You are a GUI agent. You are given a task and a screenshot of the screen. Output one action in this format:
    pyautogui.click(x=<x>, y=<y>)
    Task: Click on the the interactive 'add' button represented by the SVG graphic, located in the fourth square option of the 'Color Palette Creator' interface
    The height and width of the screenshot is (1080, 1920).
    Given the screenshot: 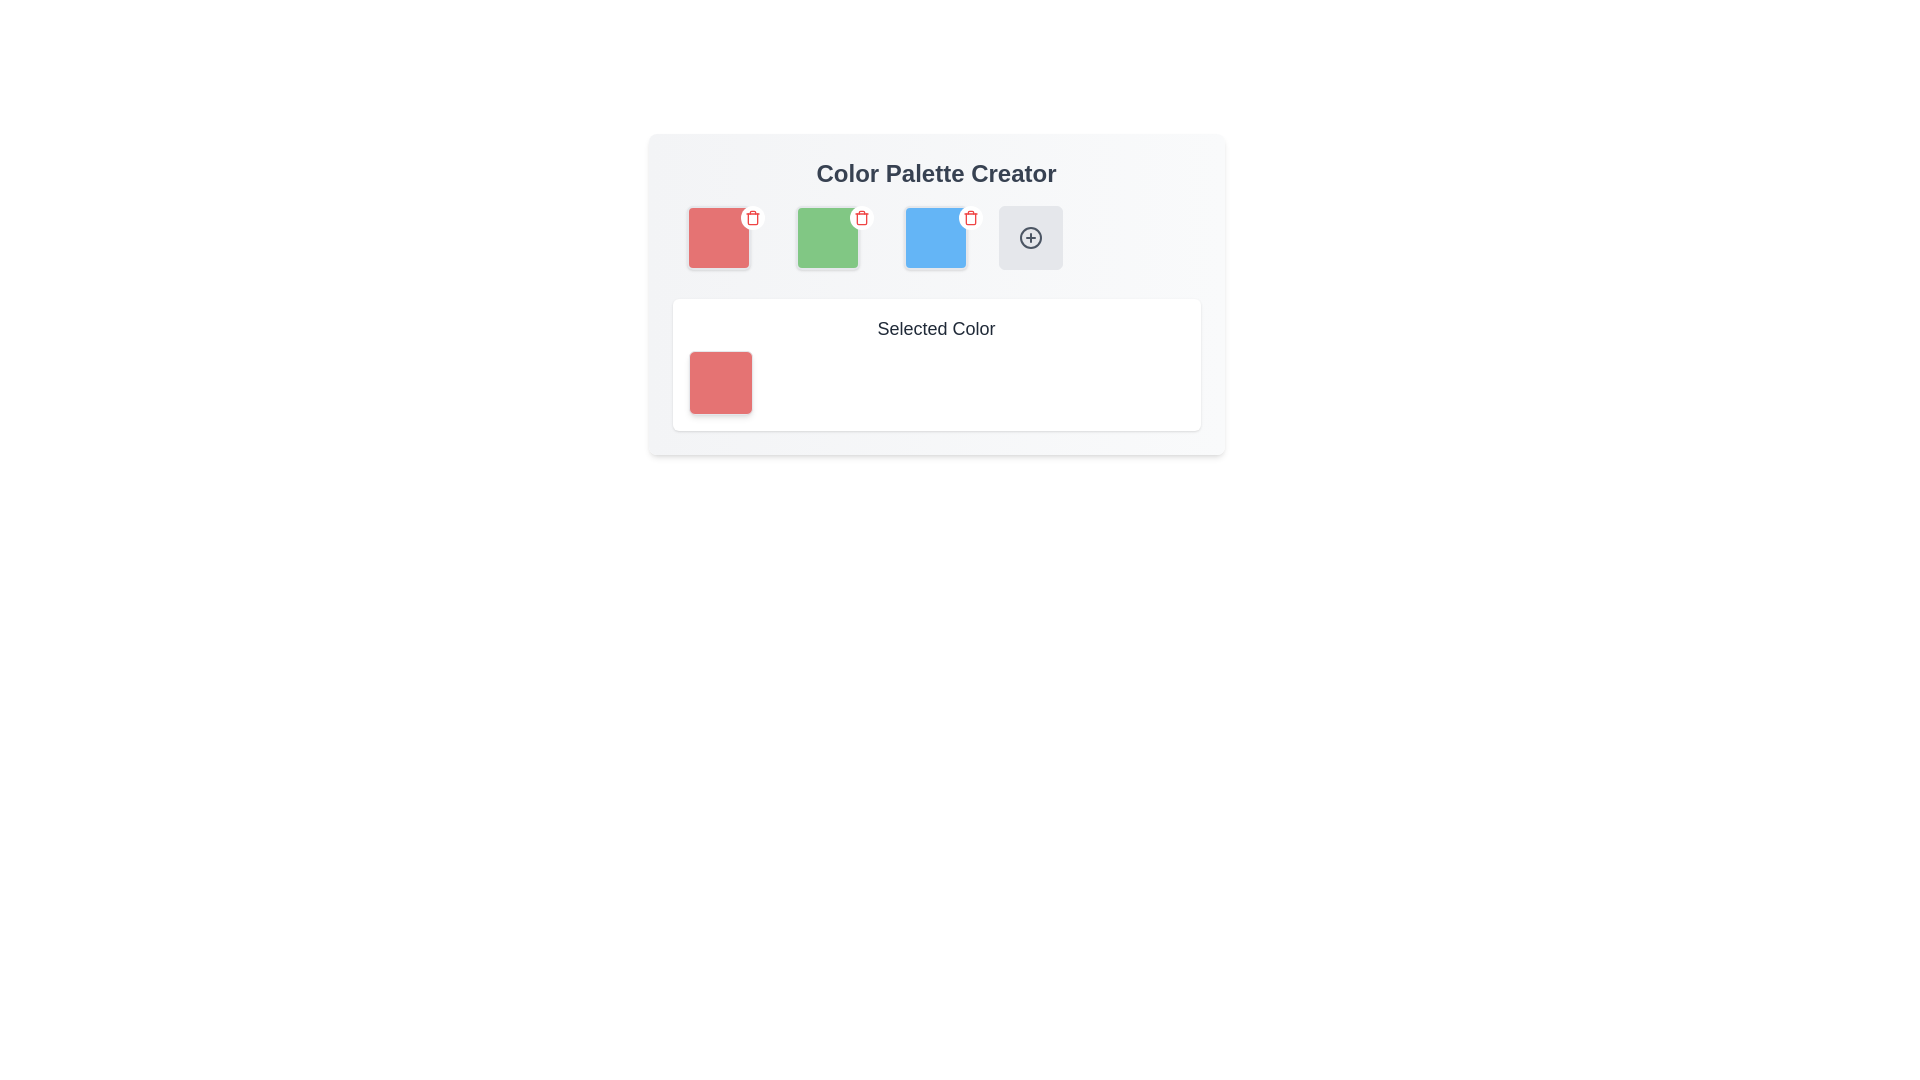 What is the action you would take?
    pyautogui.click(x=1030, y=237)
    